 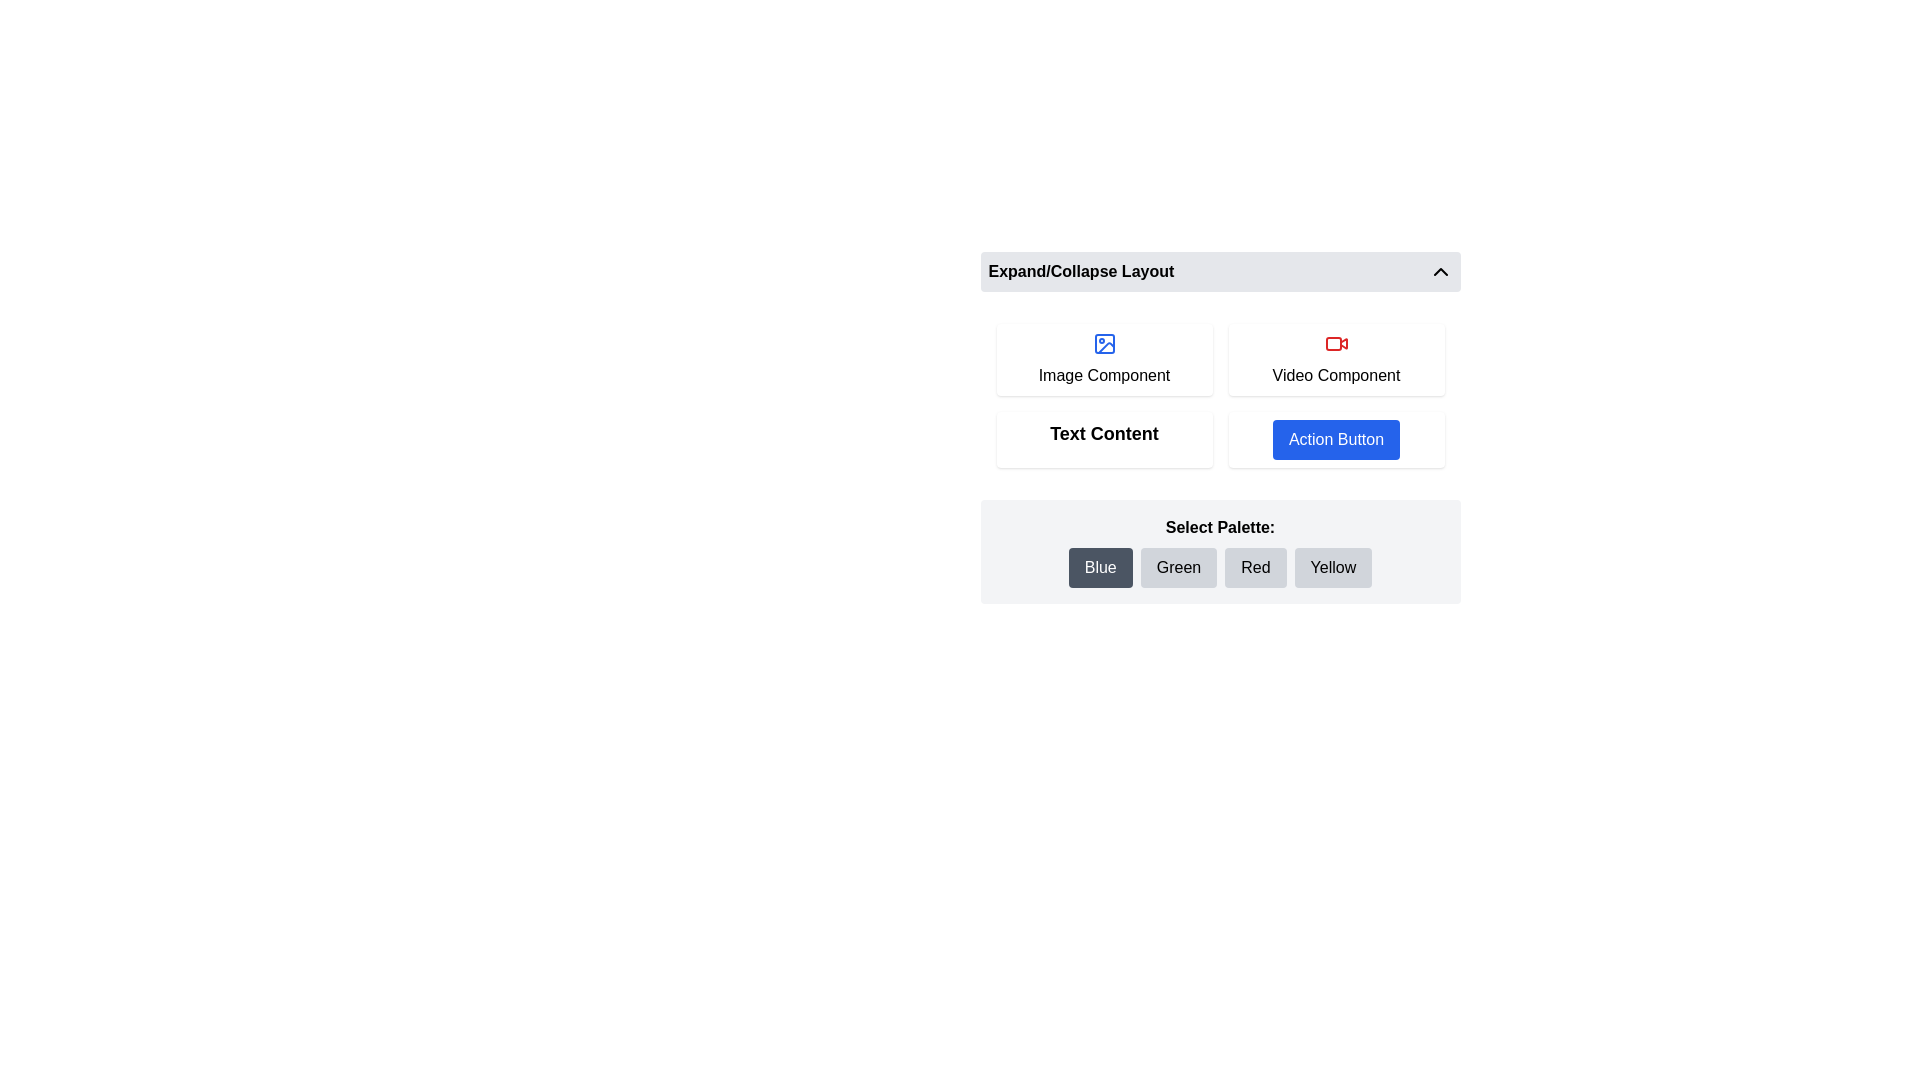 I want to click on the 'Yellow' button with a light gray background and rounded corners, so click(x=1333, y=567).